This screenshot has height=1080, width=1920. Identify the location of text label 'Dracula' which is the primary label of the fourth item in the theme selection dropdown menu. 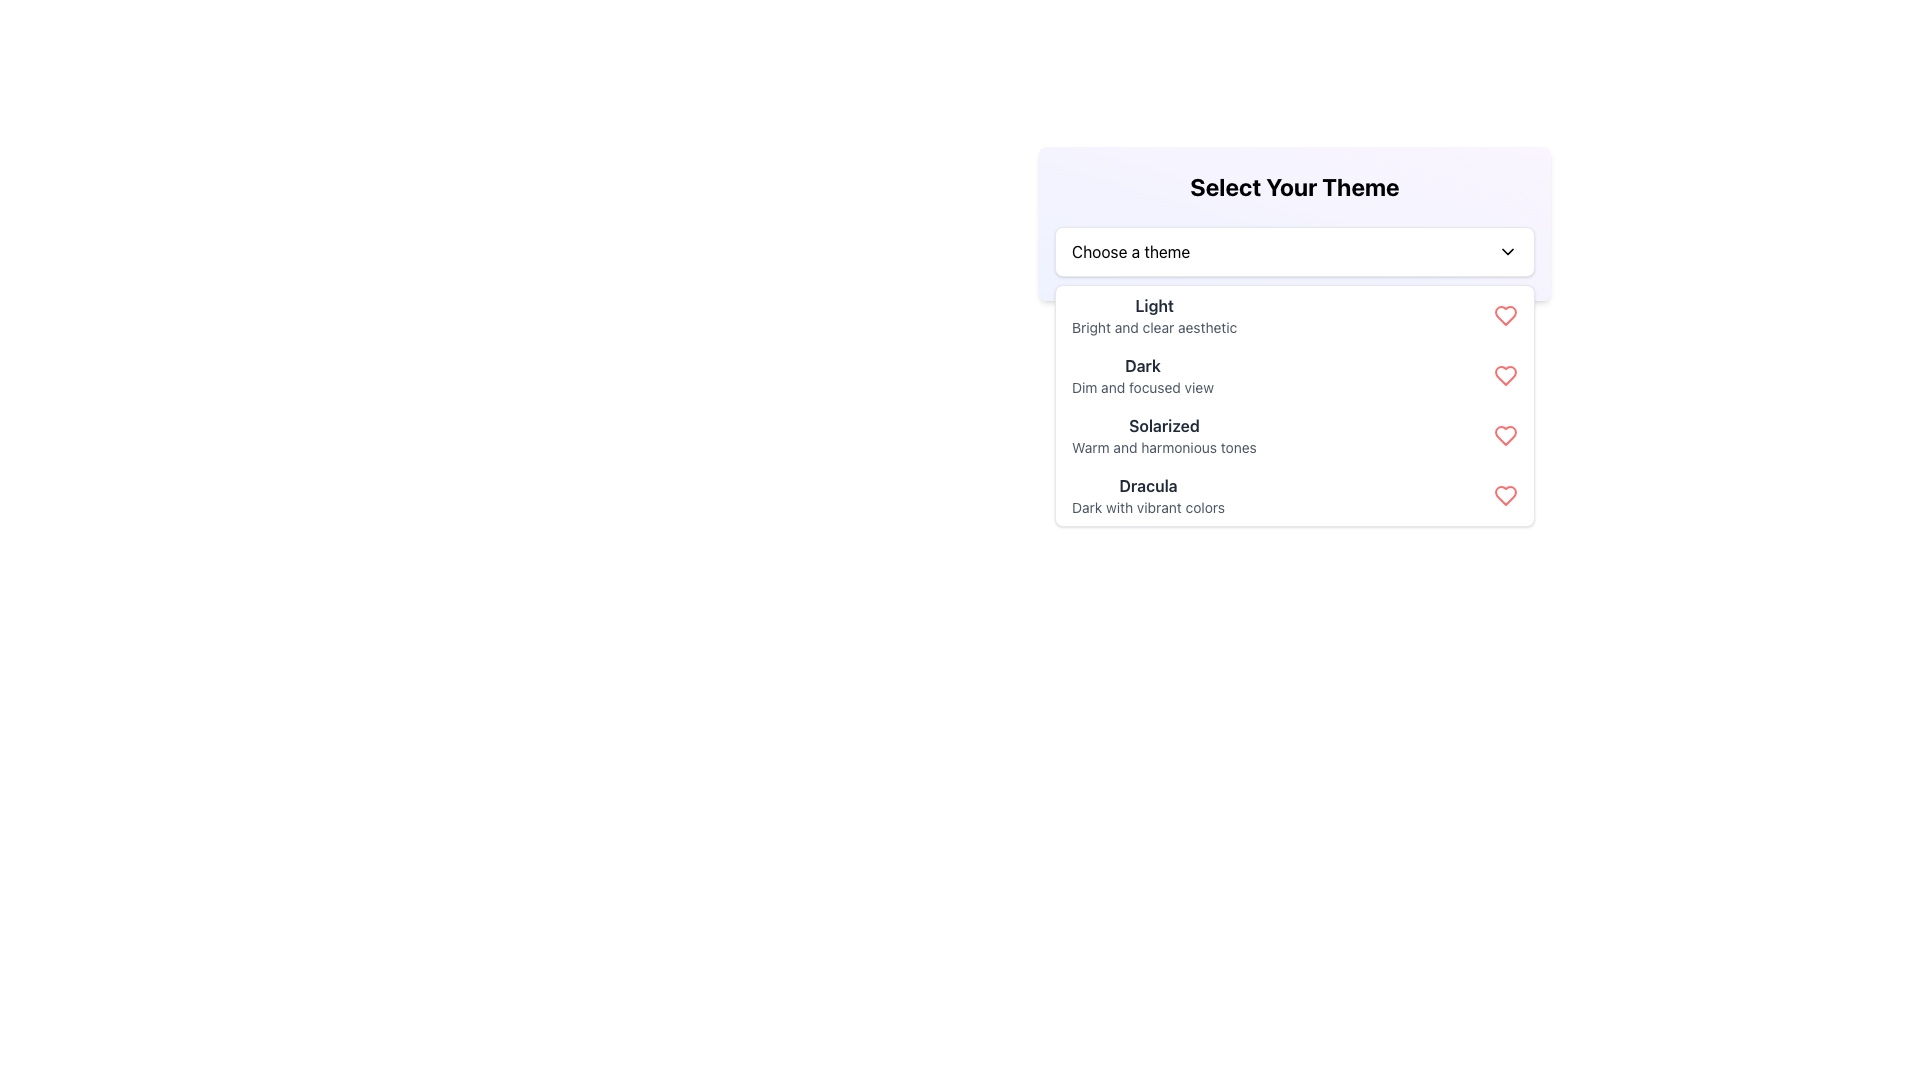
(1148, 486).